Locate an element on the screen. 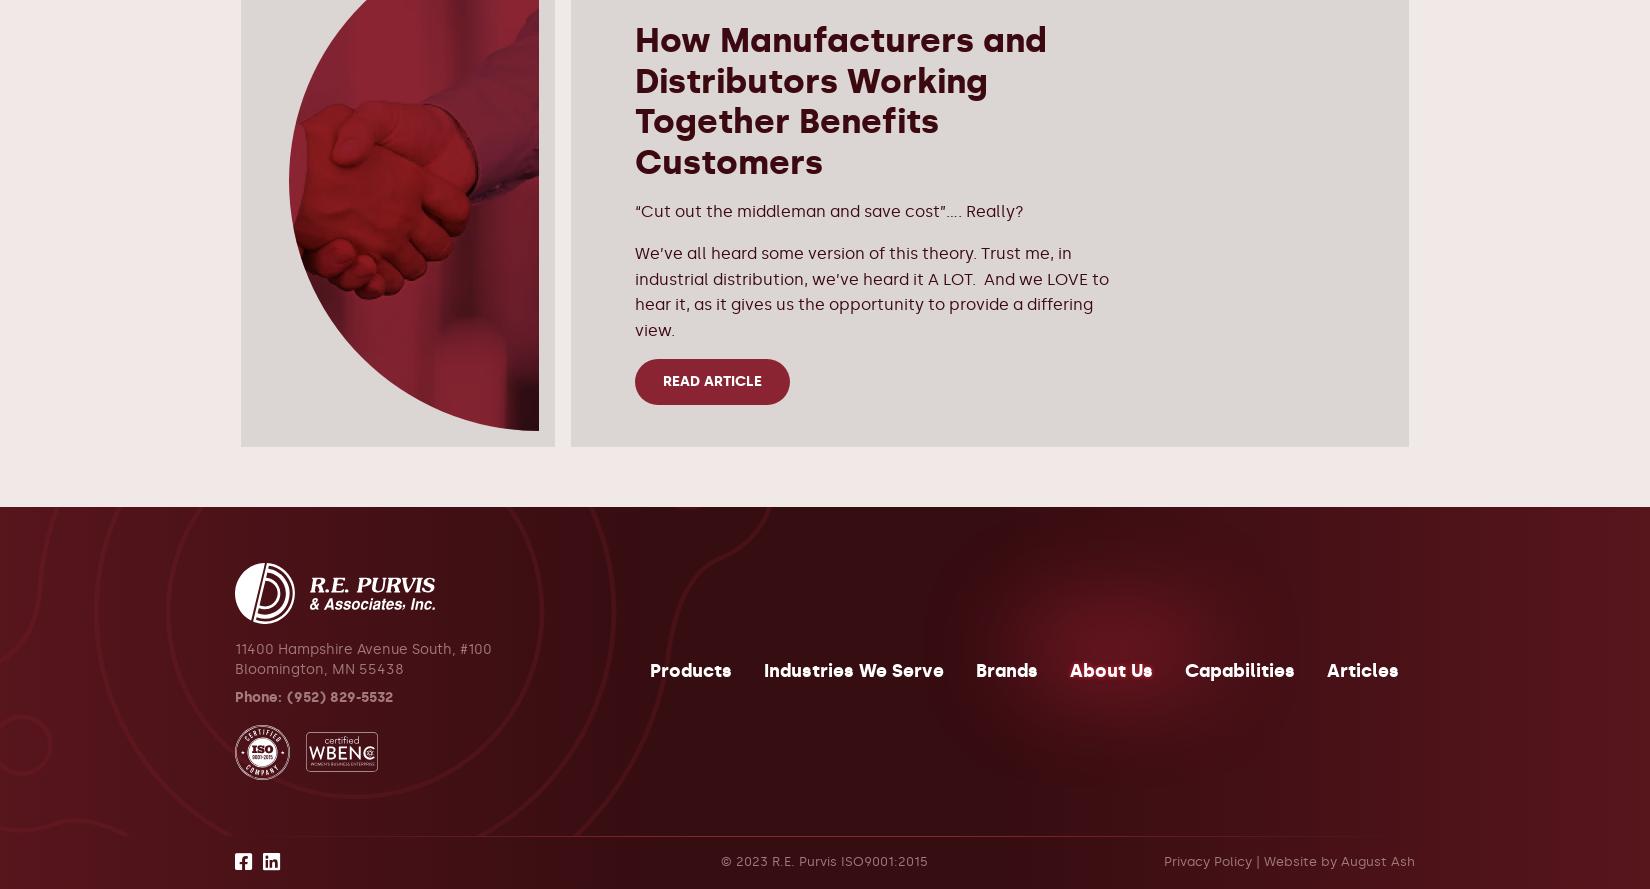 The height and width of the screenshot is (889, 1650). '© 2023 R.E. Purvis ISO9001:2015' is located at coordinates (720, 859).